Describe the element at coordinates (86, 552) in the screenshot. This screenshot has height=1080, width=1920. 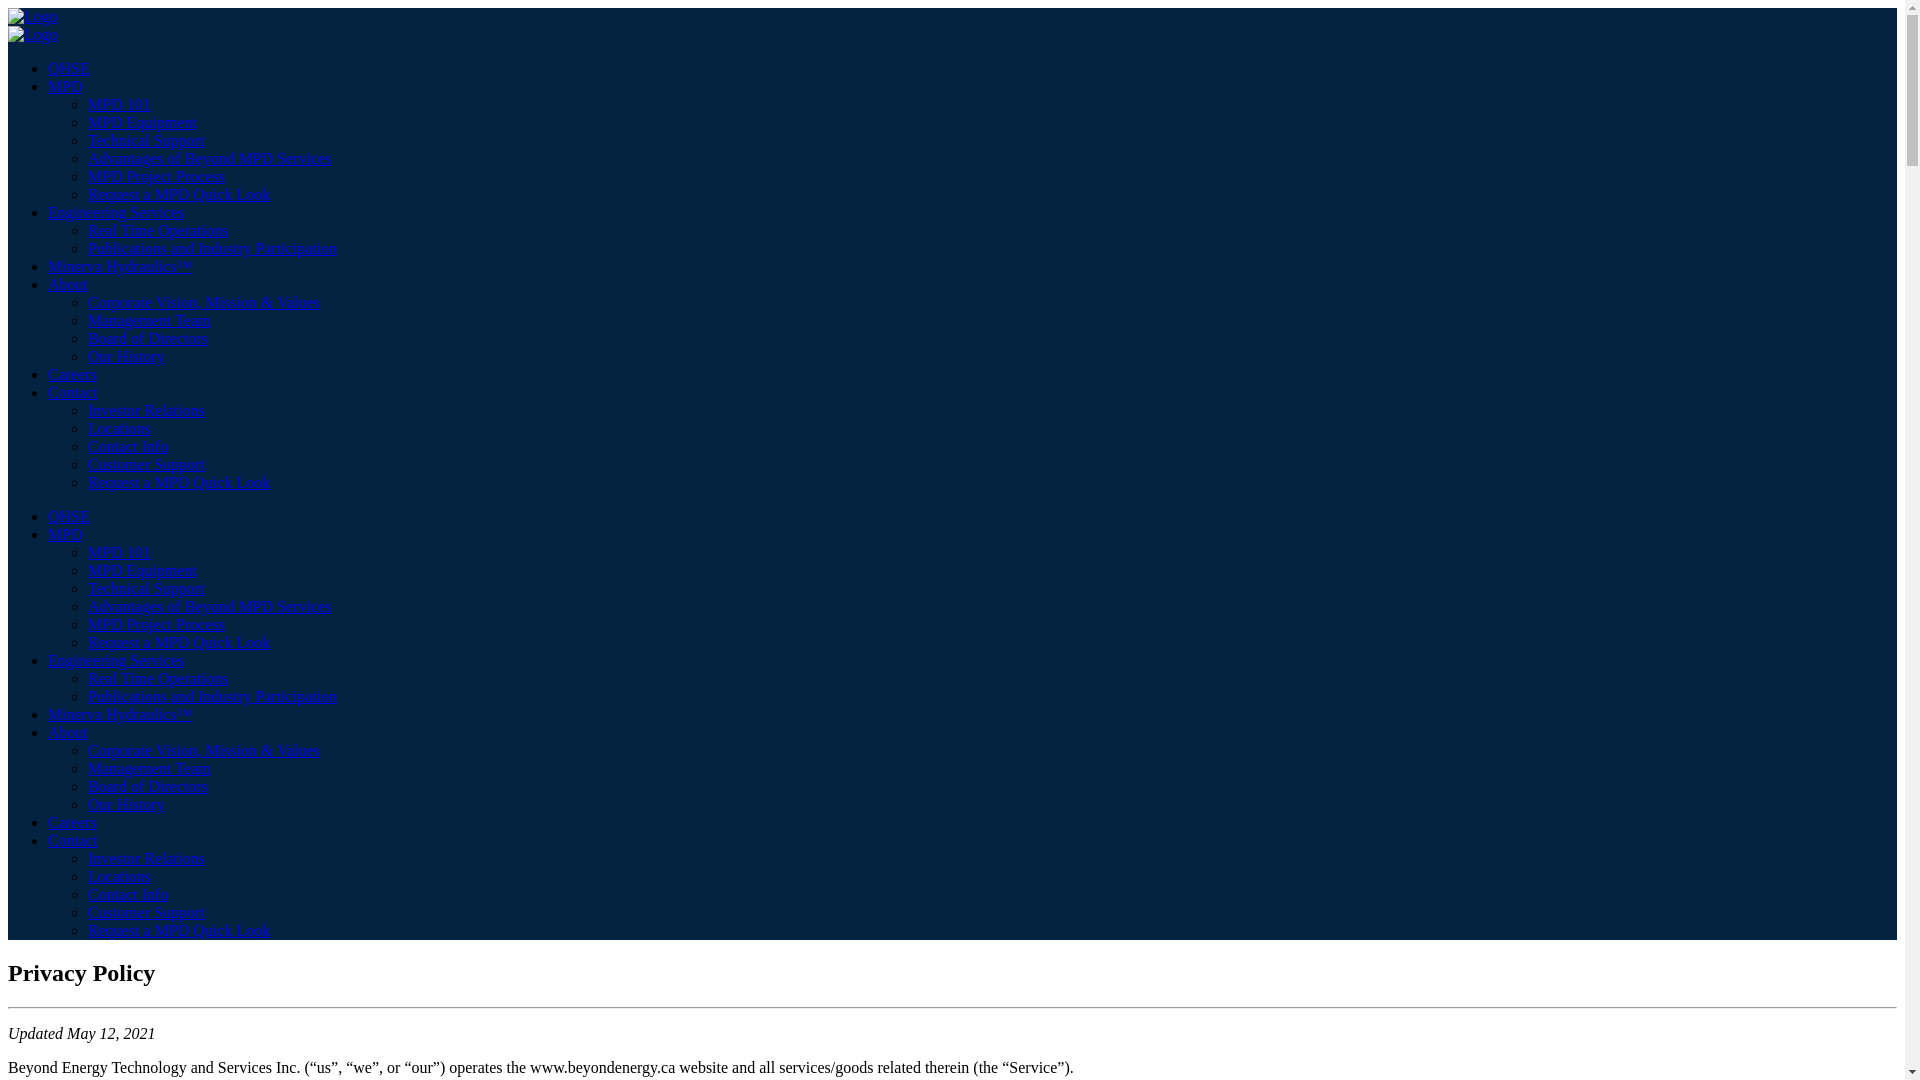
I see `'MPD 101'` at that location.